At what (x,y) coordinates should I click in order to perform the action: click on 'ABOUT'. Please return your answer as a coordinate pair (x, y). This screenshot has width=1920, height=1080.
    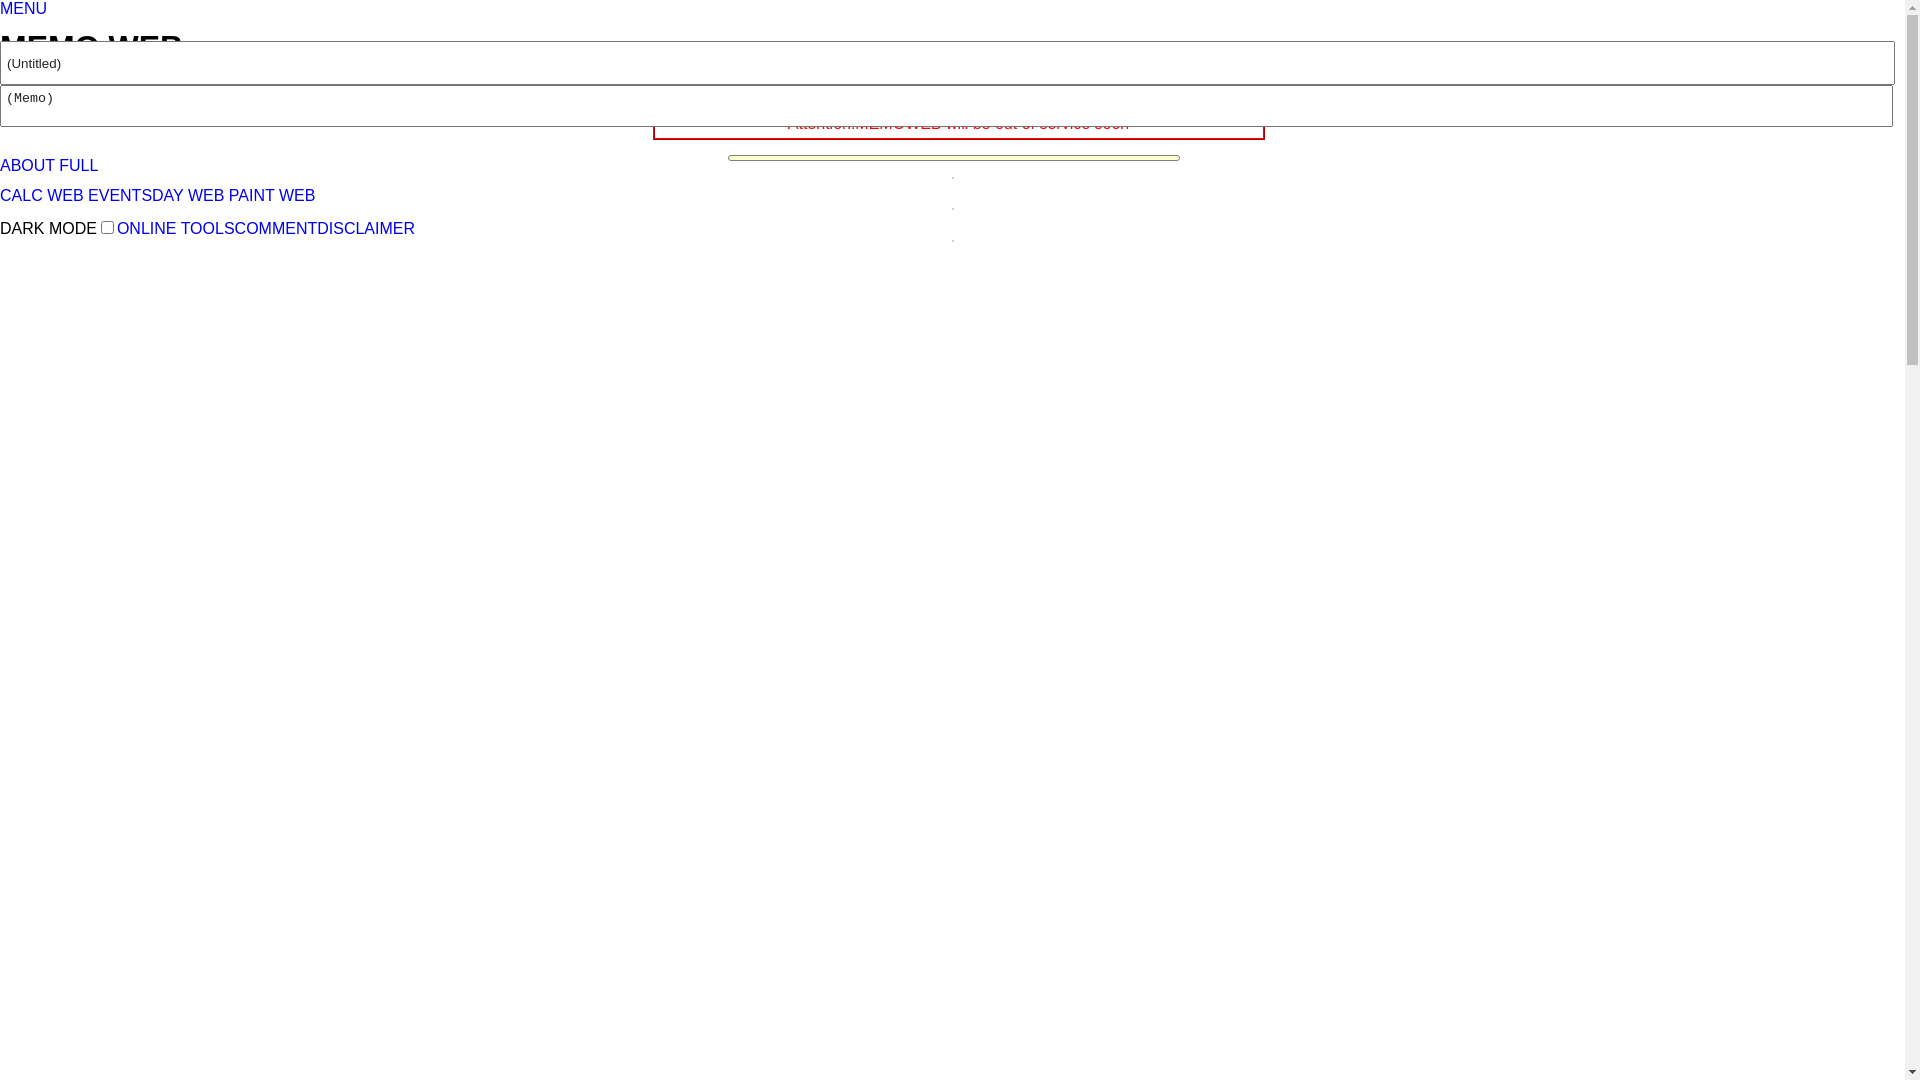
    Looking at the image, I should click on (27, 164).